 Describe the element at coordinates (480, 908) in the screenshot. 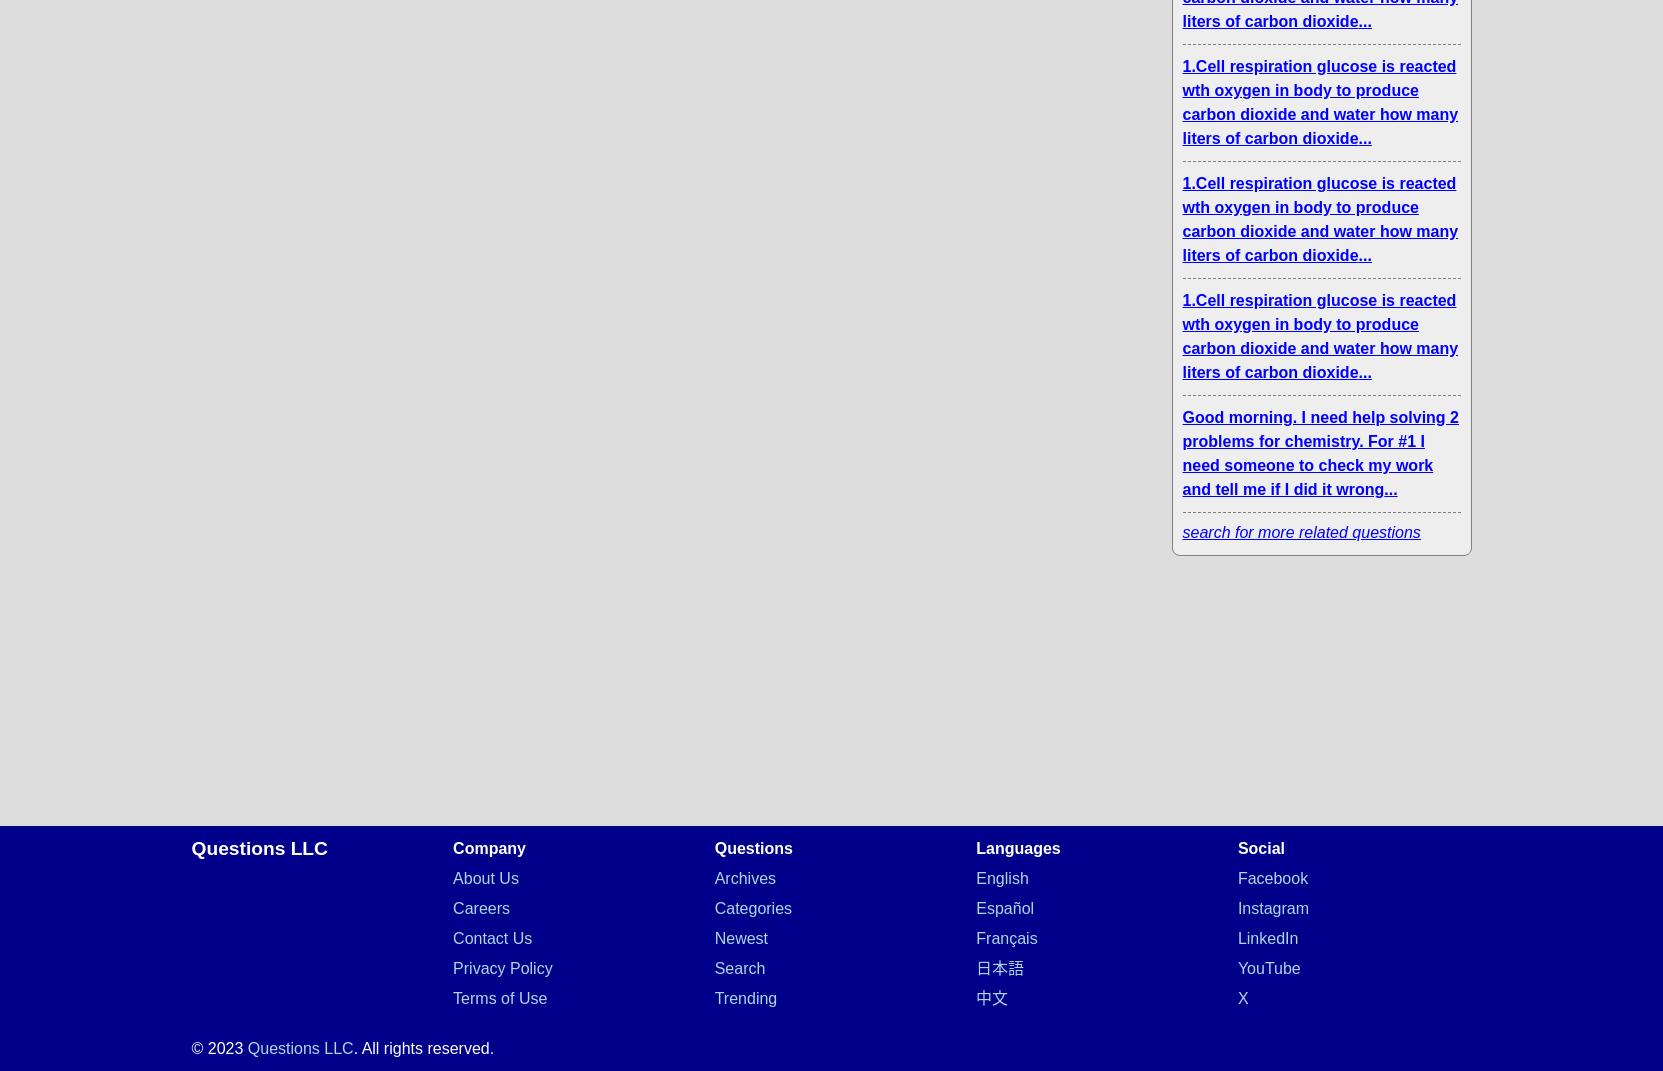

I see `'Careers'` at that location.